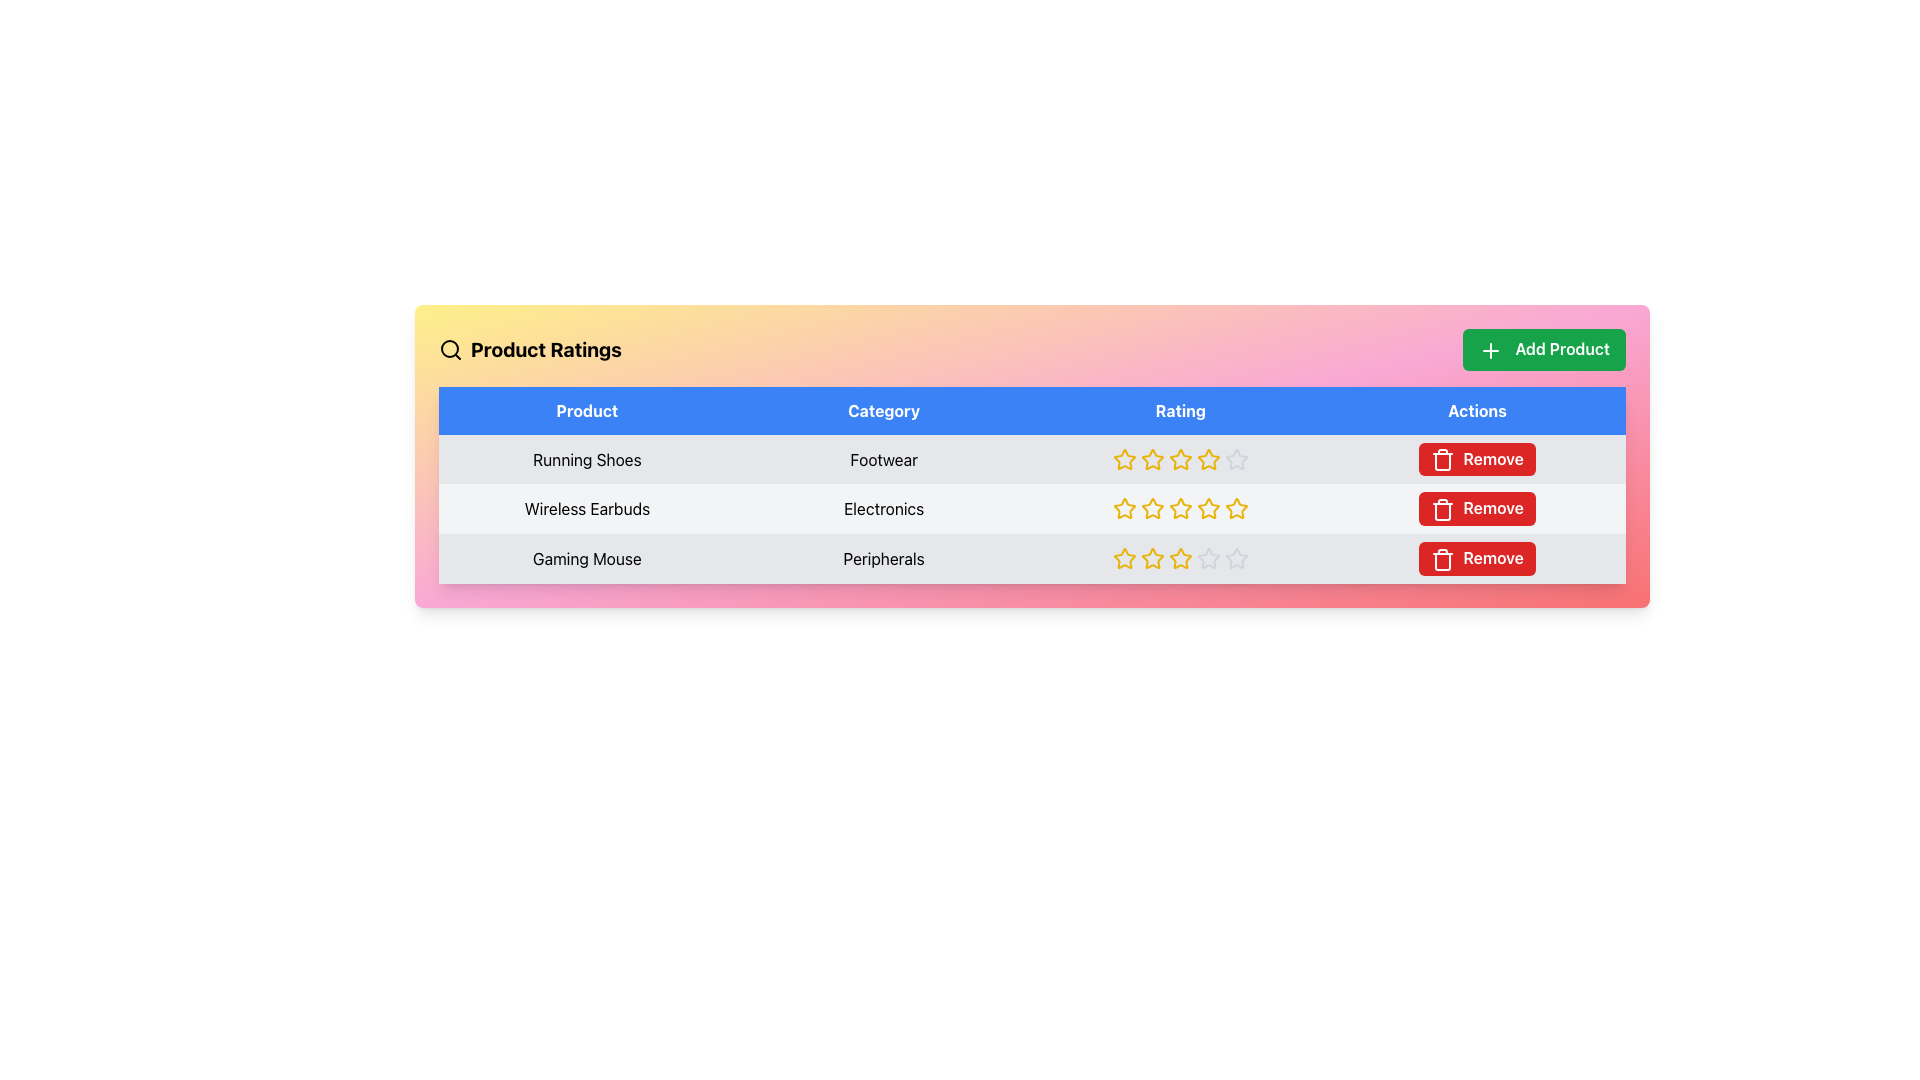  I want to click on the star icons in the 3-star rating display for the product 'Gaming Mouse', so click(1180, 559).